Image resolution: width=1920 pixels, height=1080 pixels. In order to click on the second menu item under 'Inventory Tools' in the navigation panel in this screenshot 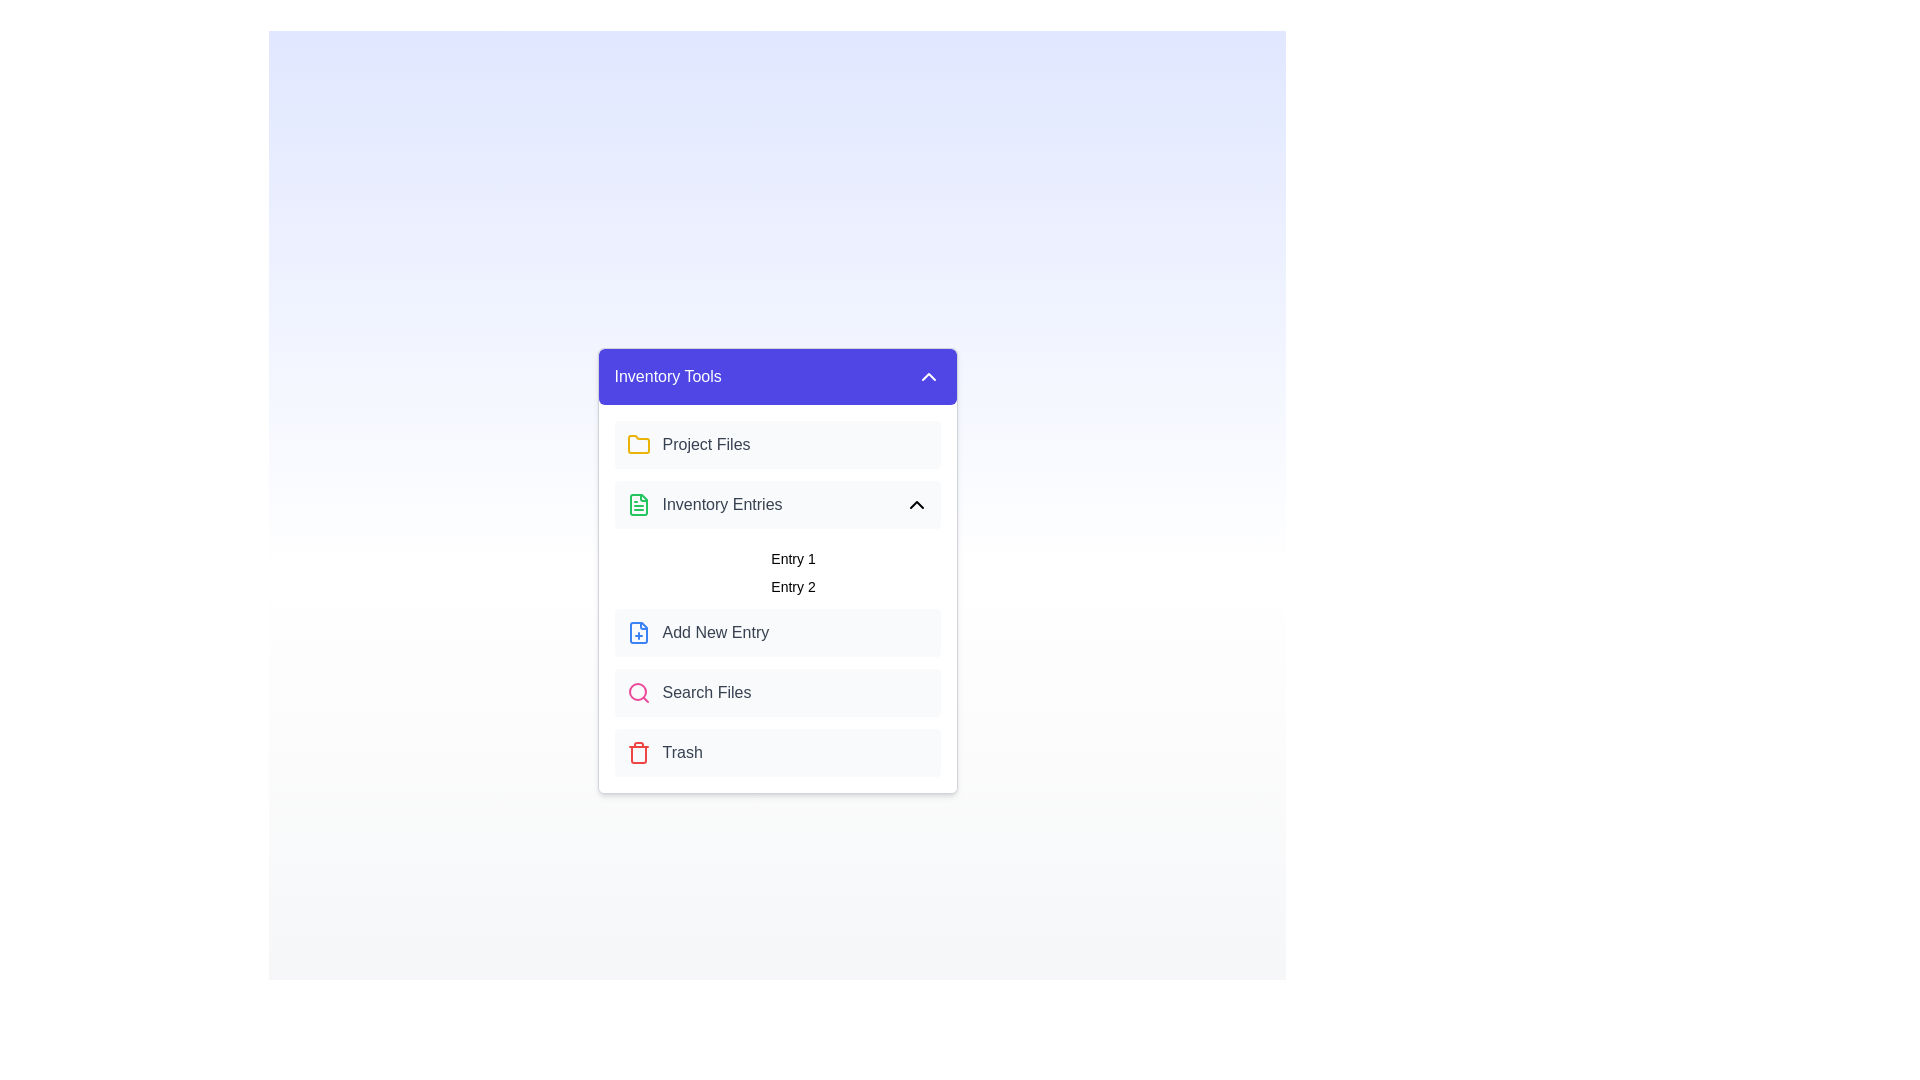, I will do `click(704, 504)`.